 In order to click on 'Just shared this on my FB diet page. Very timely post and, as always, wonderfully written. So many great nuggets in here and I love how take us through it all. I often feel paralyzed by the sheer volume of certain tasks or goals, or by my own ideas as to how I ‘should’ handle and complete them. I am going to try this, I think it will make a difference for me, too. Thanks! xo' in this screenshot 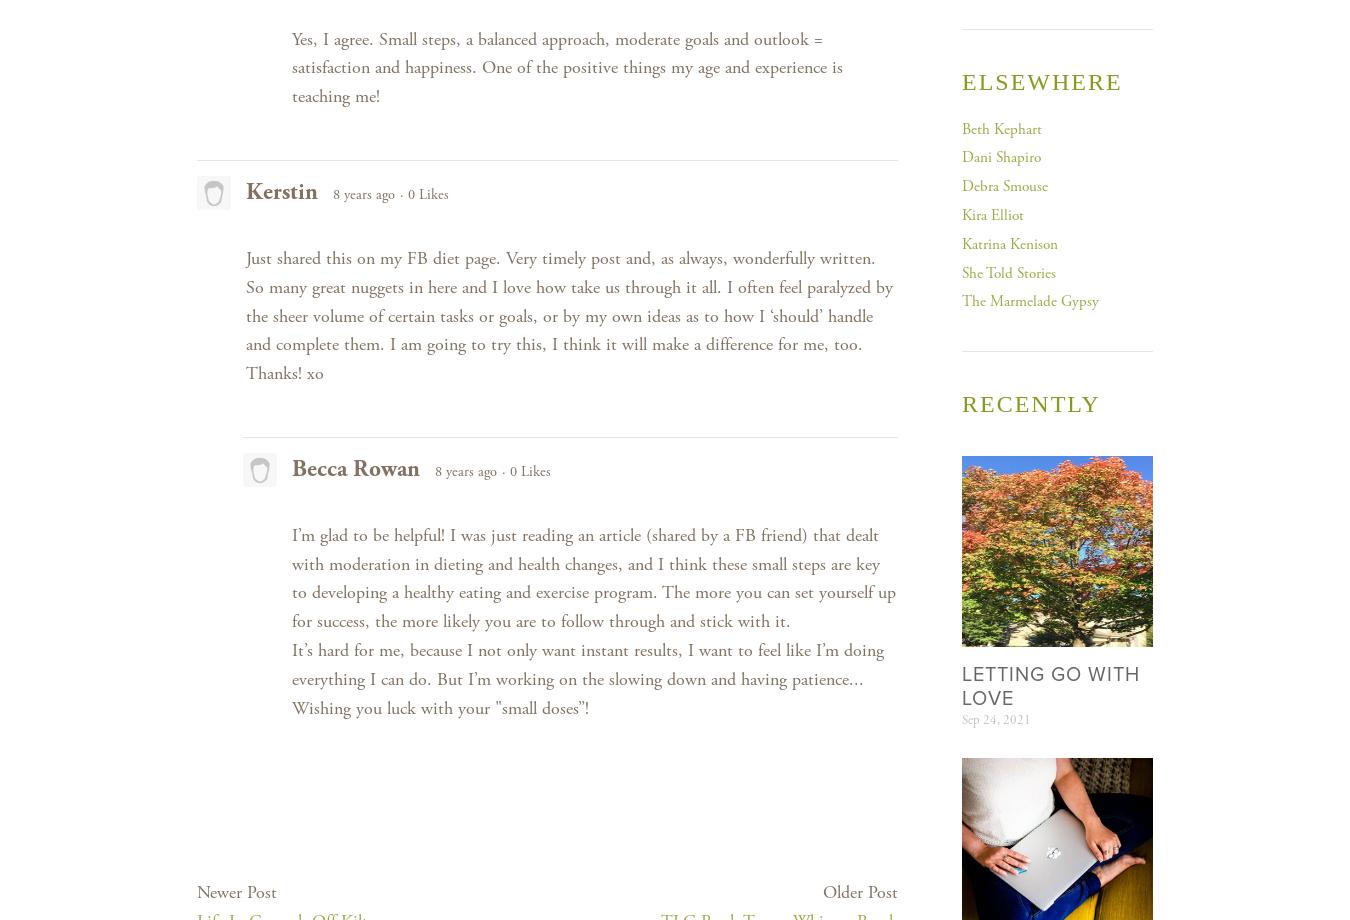, I will do `click(569, 315)`.